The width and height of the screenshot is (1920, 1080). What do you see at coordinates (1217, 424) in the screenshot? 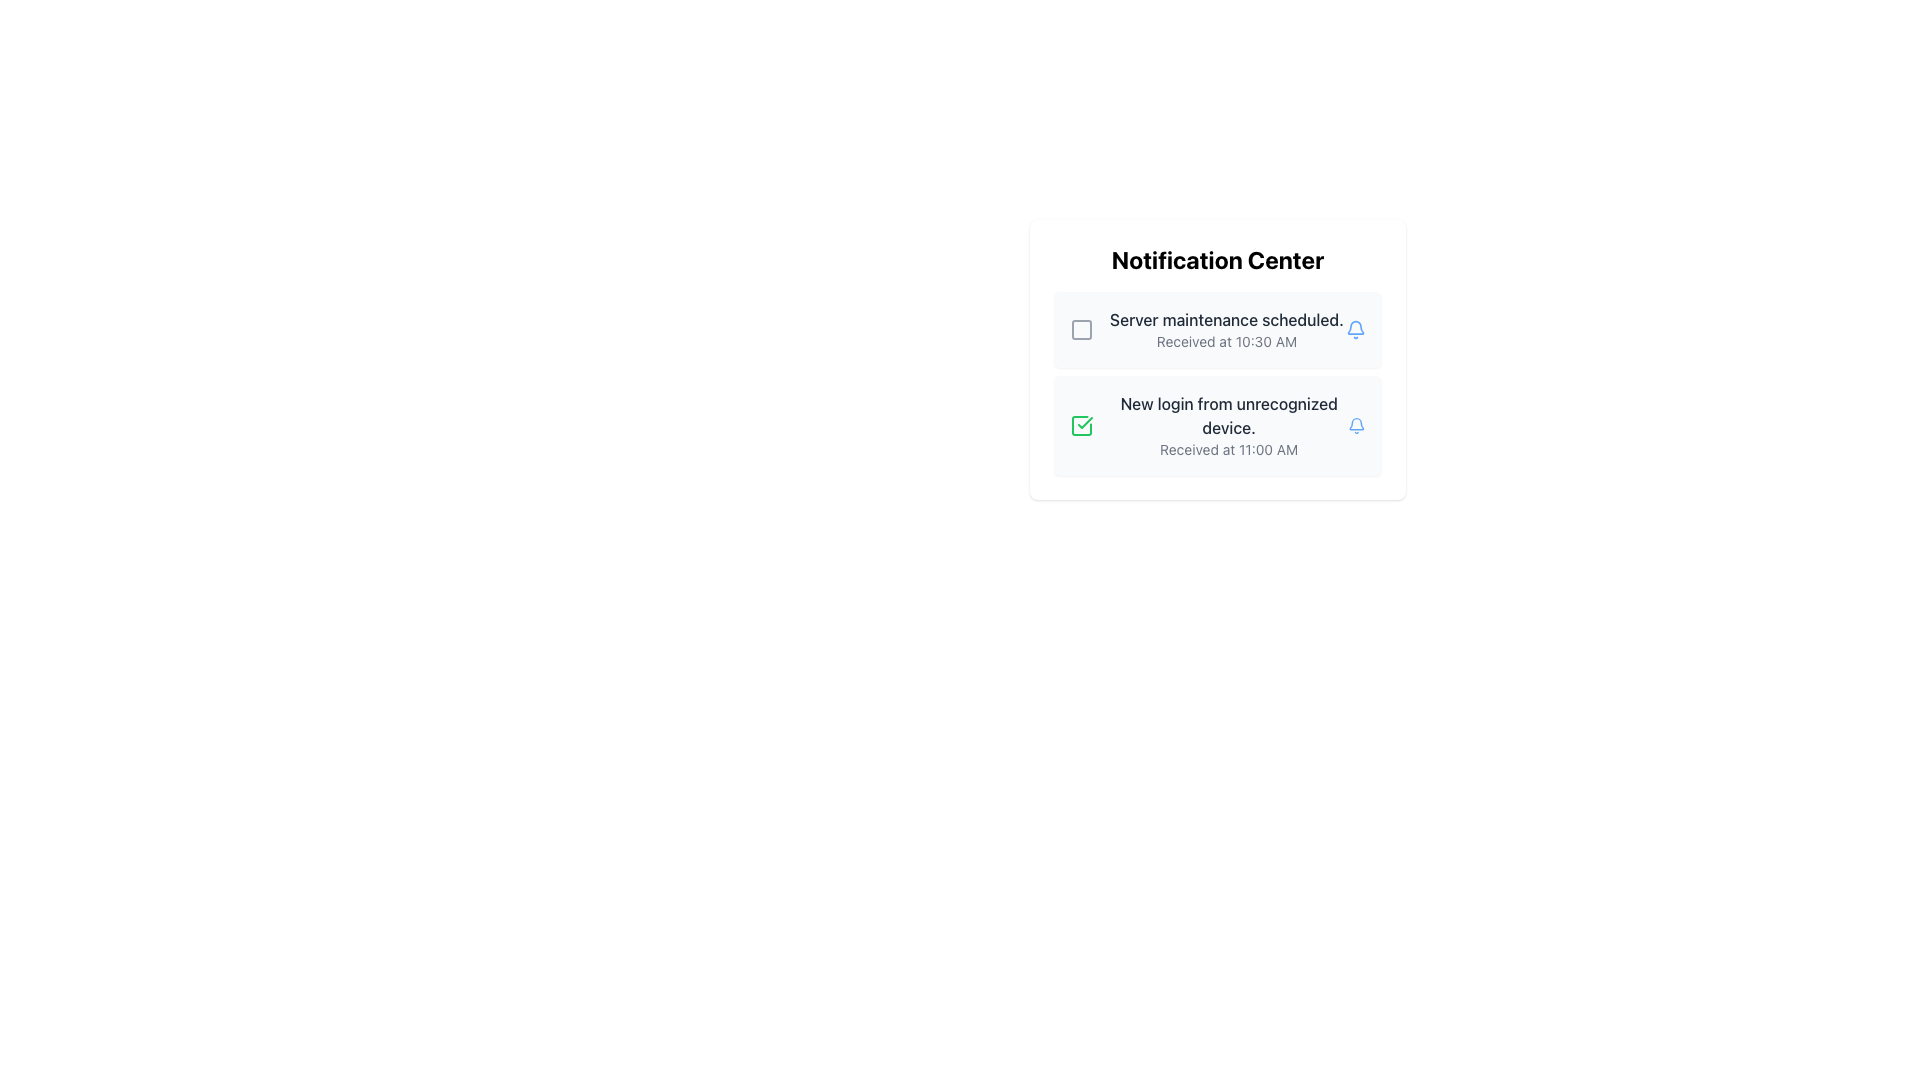
I see `the Notification Card that displays the title 'New login from unrecognized device.' and the timestamp 'Received at 11:00 AM.'` at bounding box center [1217, 424].